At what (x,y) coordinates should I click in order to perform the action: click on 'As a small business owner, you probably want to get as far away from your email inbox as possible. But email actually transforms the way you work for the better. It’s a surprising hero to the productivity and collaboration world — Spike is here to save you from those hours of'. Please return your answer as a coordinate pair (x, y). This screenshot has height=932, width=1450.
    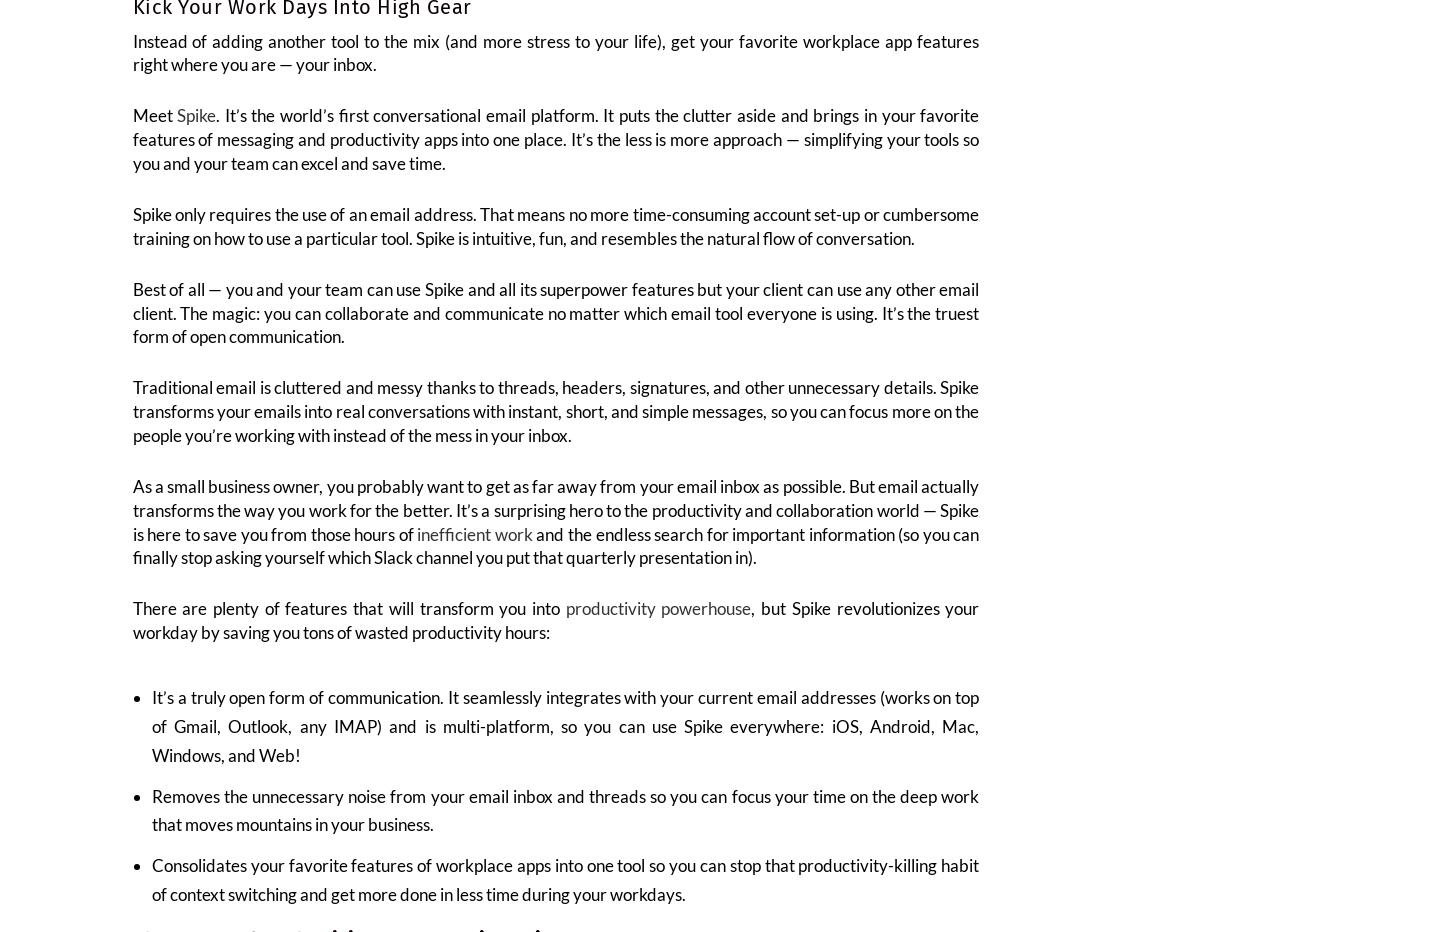
    Looking at the image, I should click on (555, 521).